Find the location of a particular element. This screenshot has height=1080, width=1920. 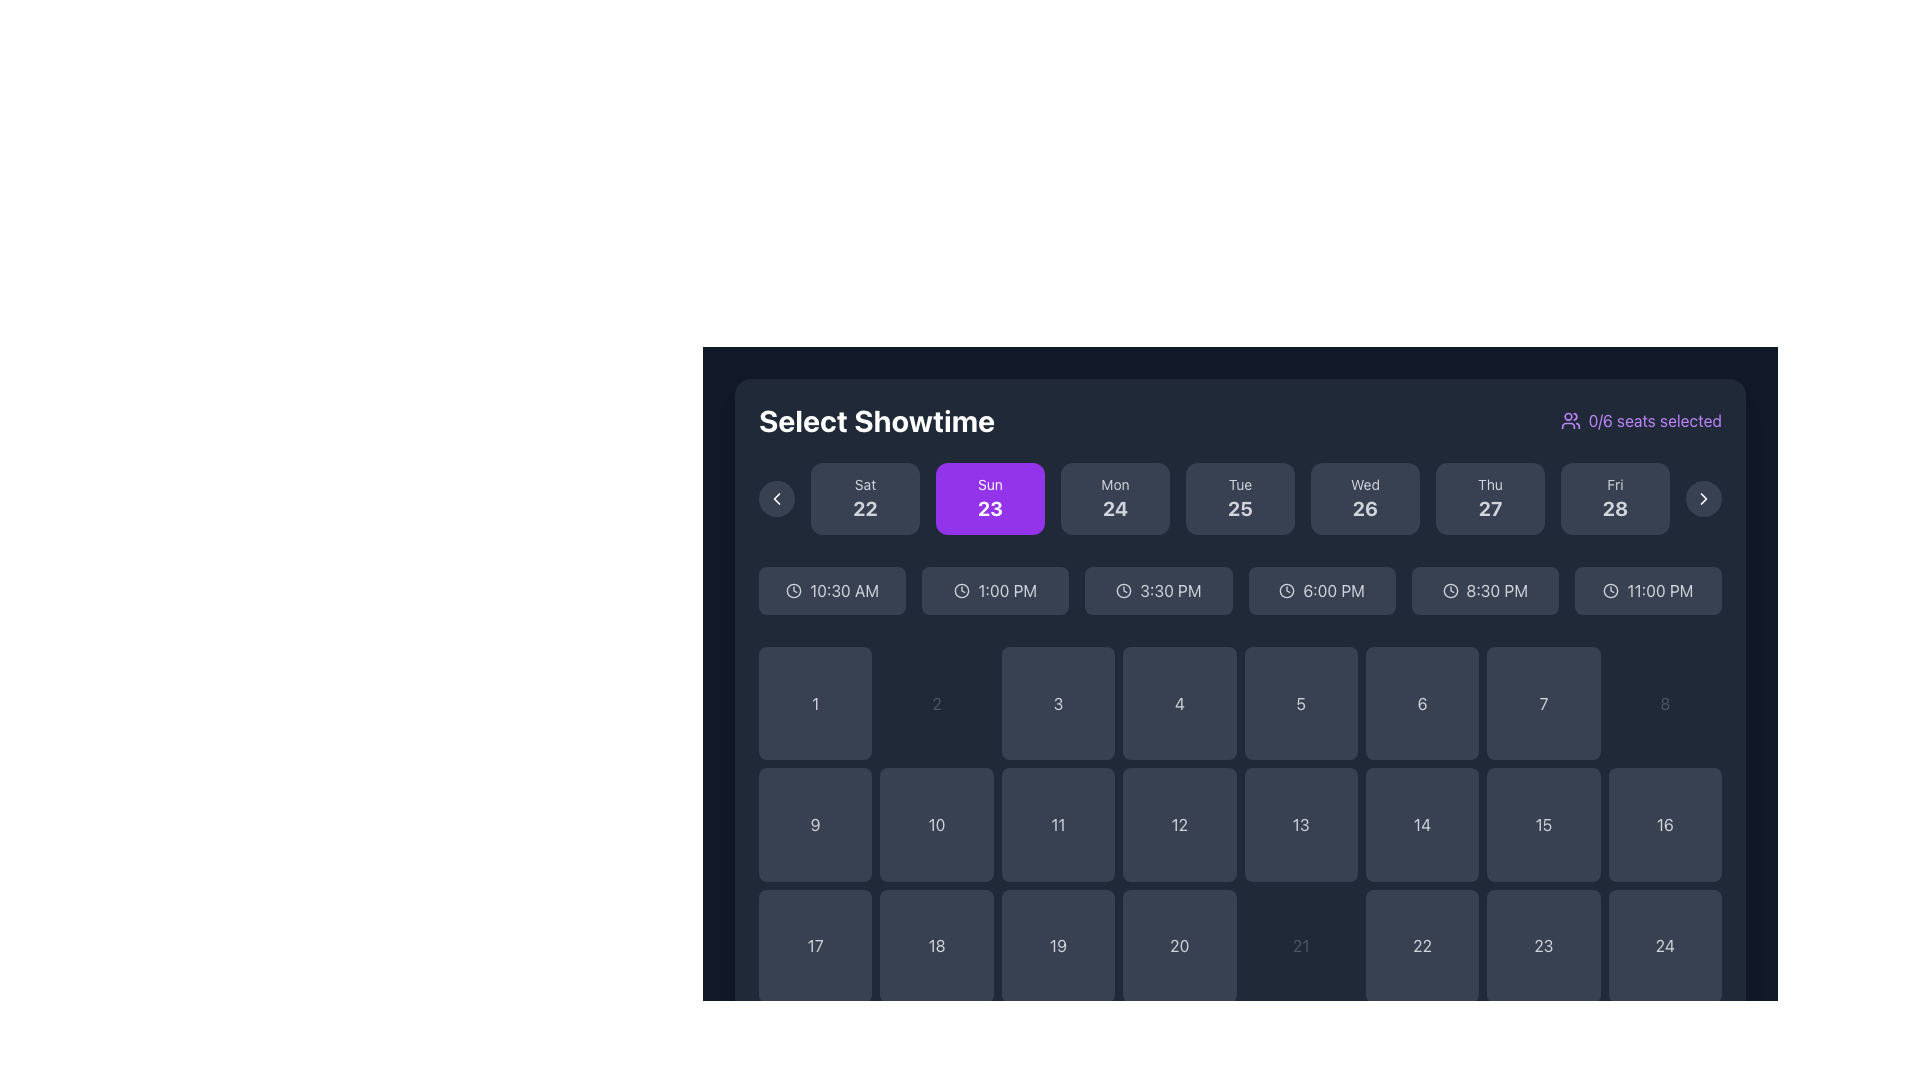

the button labeled '20', which is a square-shaped button with a rounded appearance, dark gray color, and light gray text in a clean, sans-serif font, located in the third row and fourth column of a grid layout is located at coordinates (1179, 945).